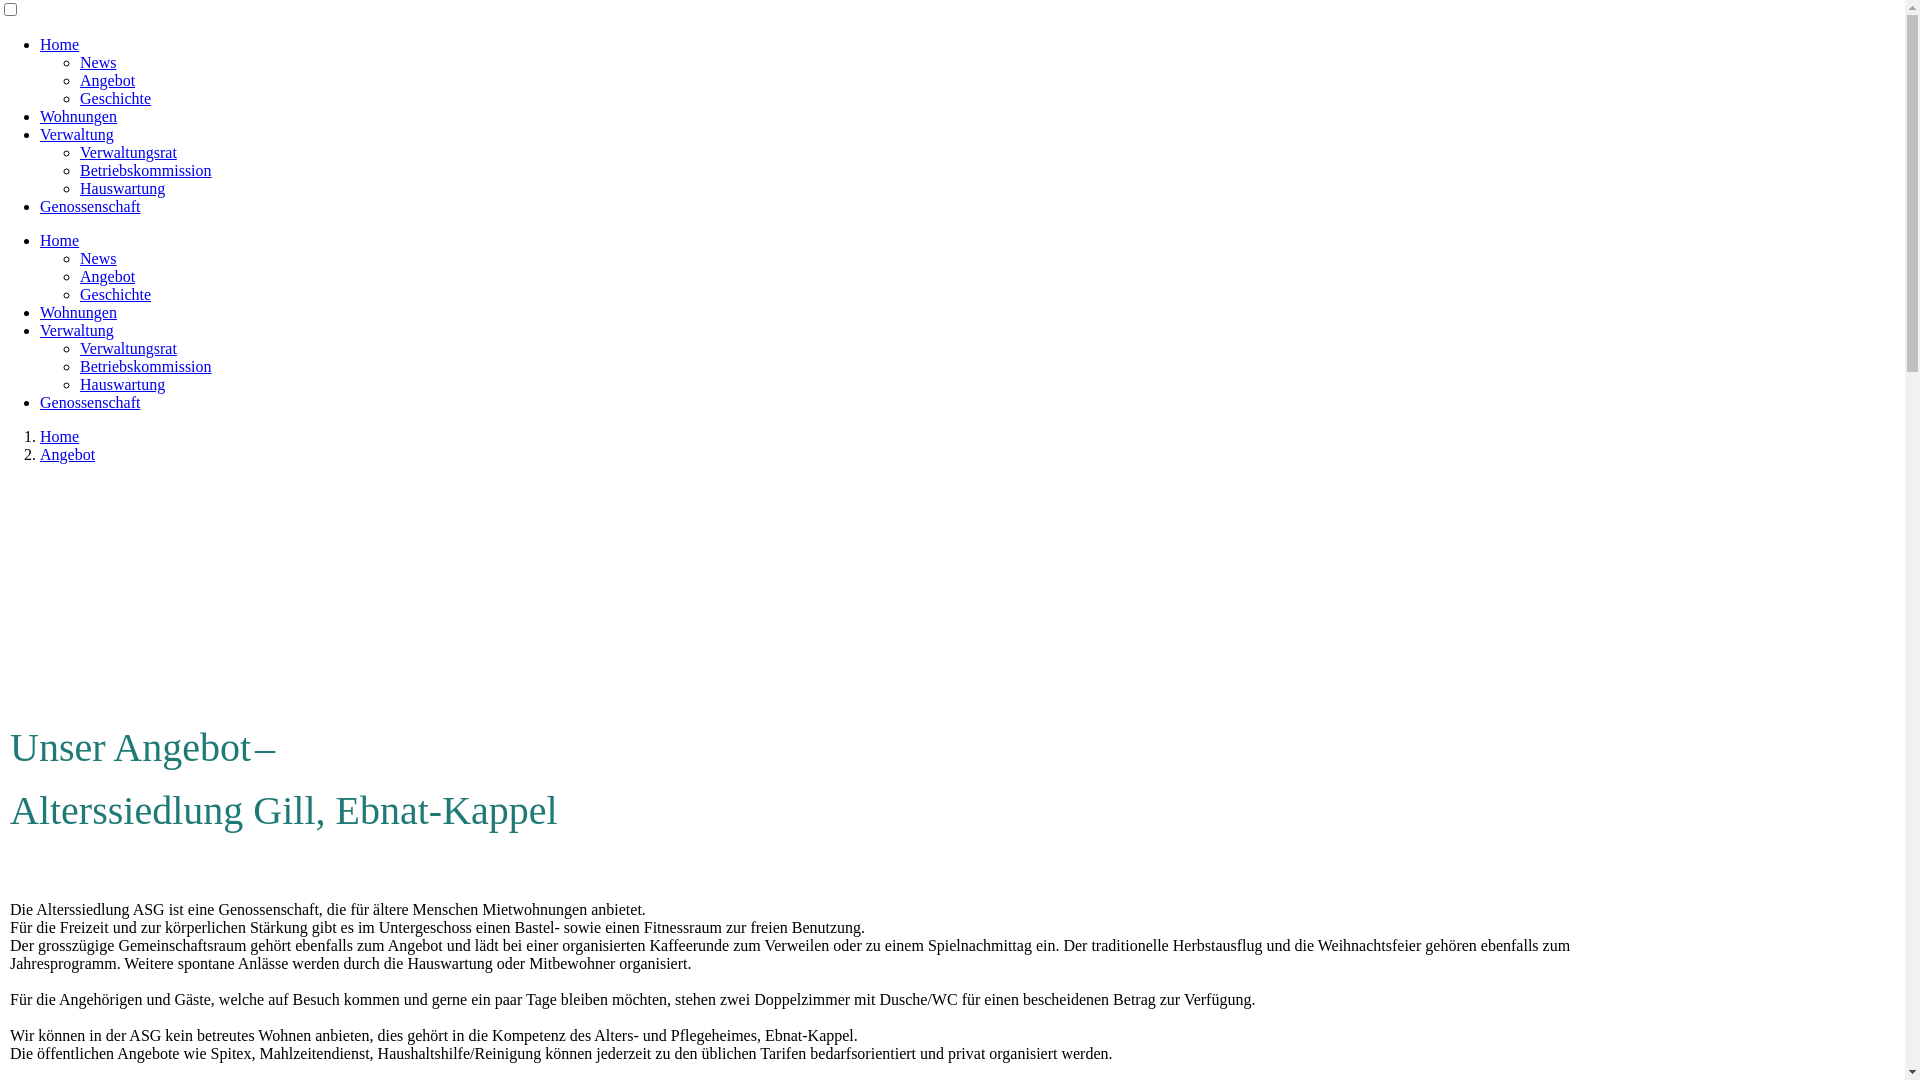  Describe the element at coordinates (59, 239) in the screenshot. I see `'Home'` at that location.